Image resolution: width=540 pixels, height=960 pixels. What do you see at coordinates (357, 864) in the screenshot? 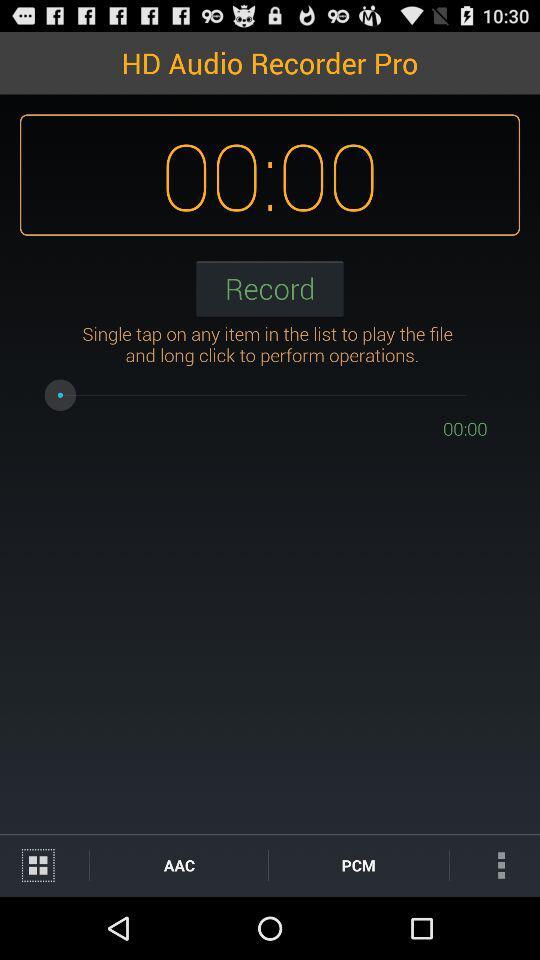
I see `the icon next to the aac icon` at bounding box center [357, 864].